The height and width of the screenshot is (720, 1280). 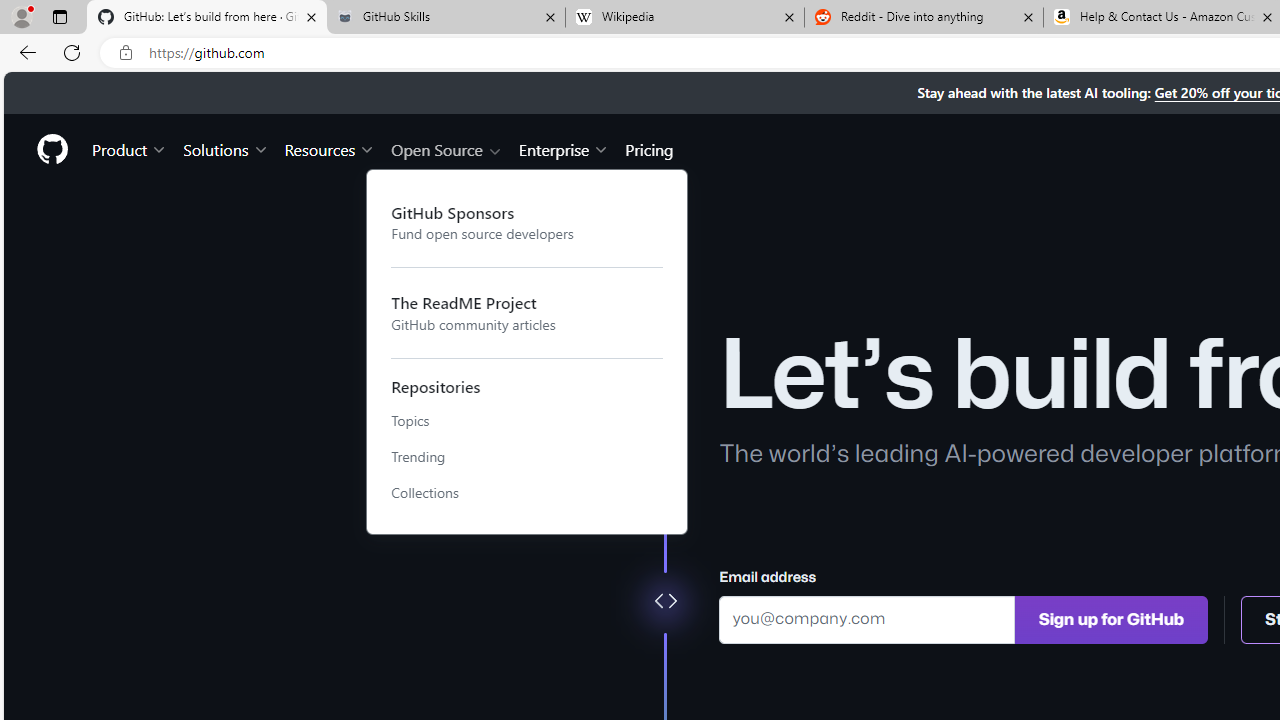 What do you see at coordinates (923, 17) in the screenshot?
I see `'Reddit - Dive into anything'` at bounding box center [923, 17].